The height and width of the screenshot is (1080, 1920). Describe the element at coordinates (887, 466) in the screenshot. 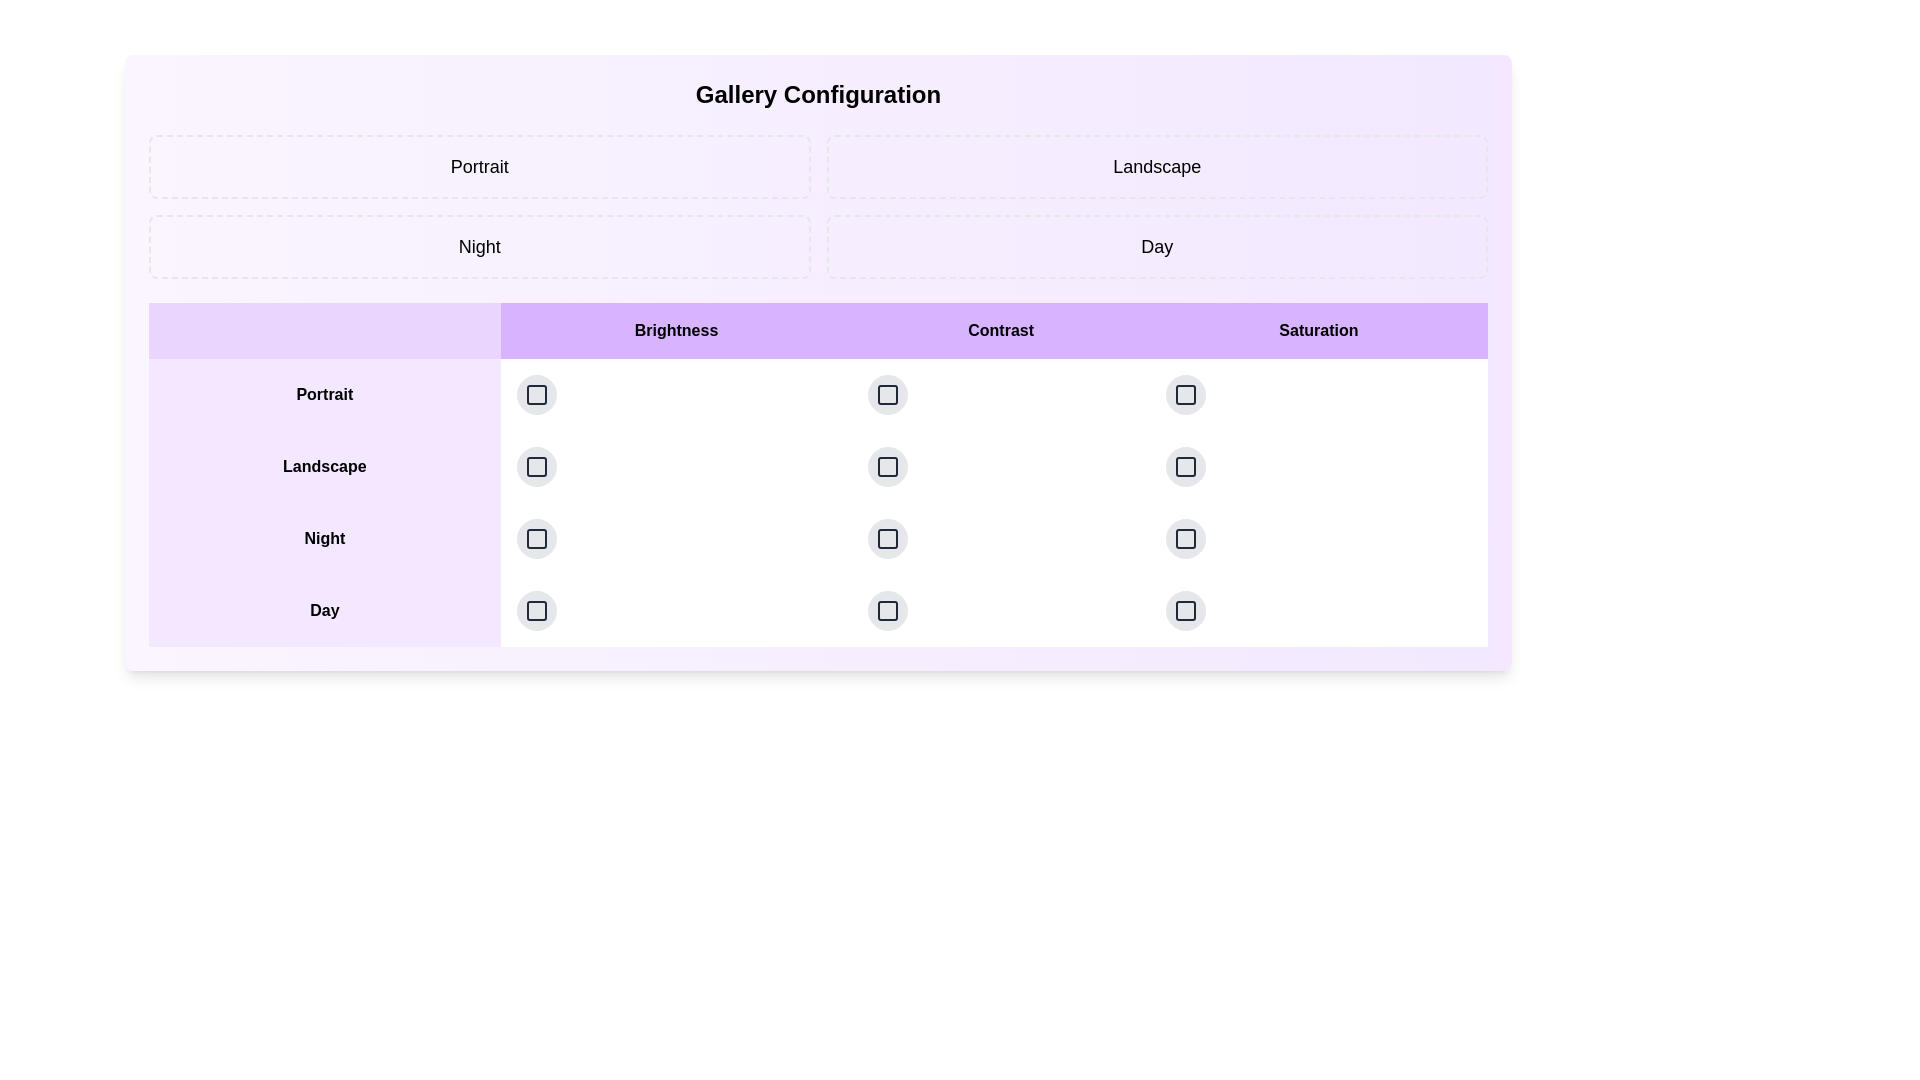

I see `the small, square-shaped icon under the 'Contrast' header in the second column and third row labeled 'Night'` at that location.